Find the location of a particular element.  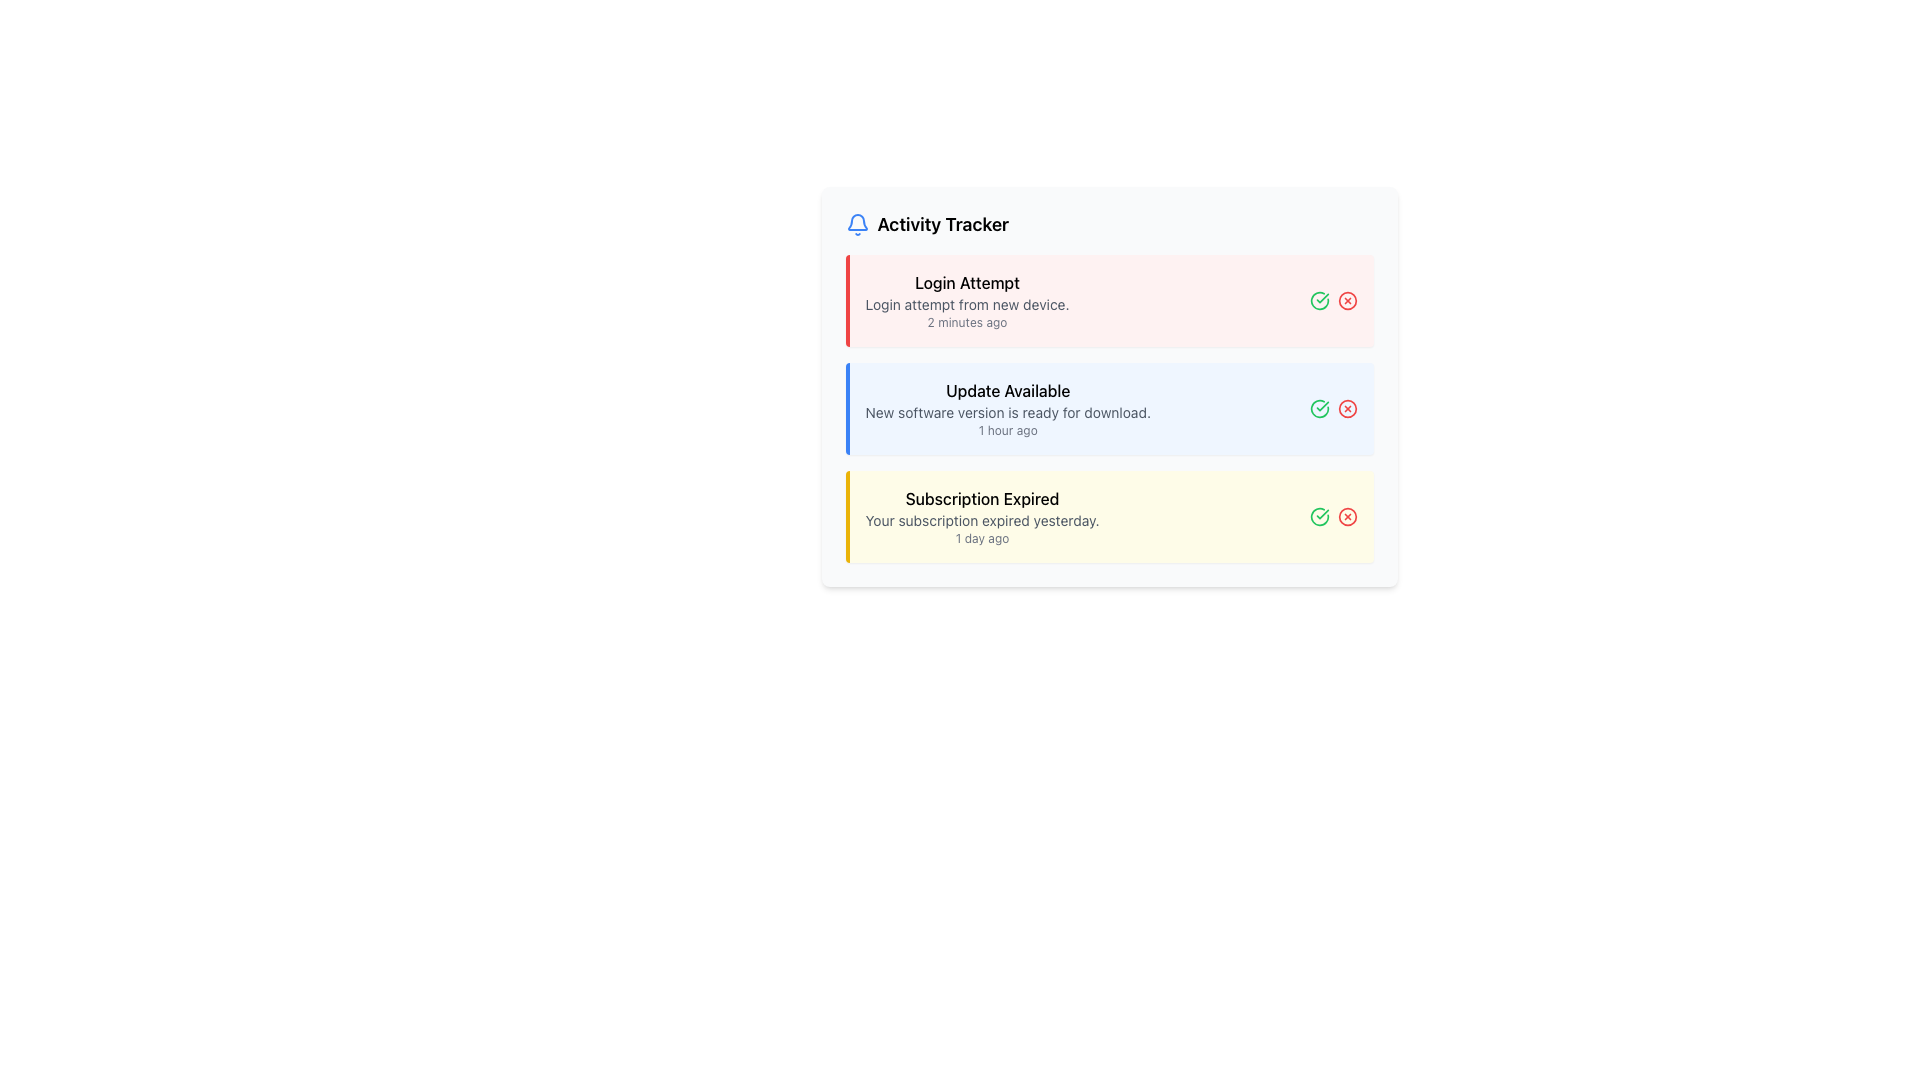

the circular section of the SVG icon that is part of the notification entry indicating 'Update Available' is located at coordinates (1319, 407).